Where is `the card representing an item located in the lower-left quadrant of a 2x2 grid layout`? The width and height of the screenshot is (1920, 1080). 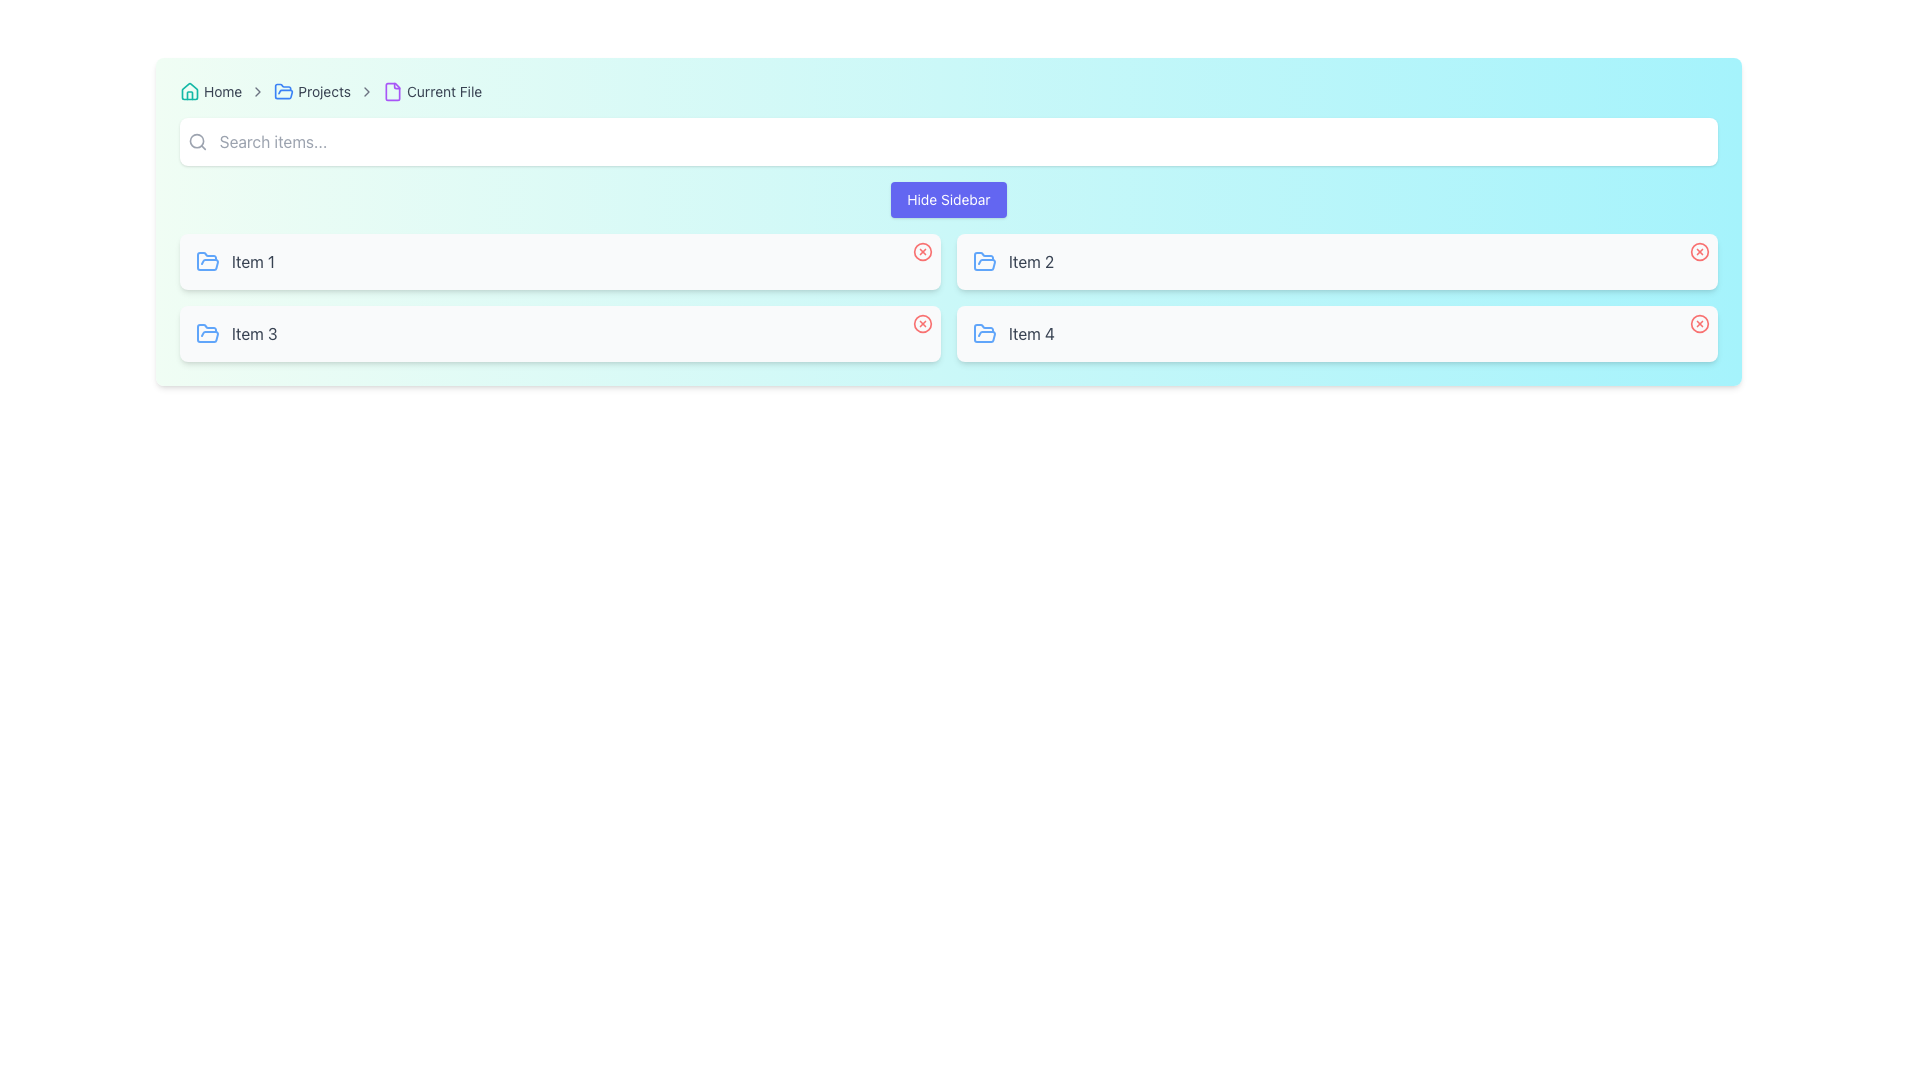
the card representing an item located in the lower-left quadrant of a 2x2 grid layout is located at coordinates (560, 333).